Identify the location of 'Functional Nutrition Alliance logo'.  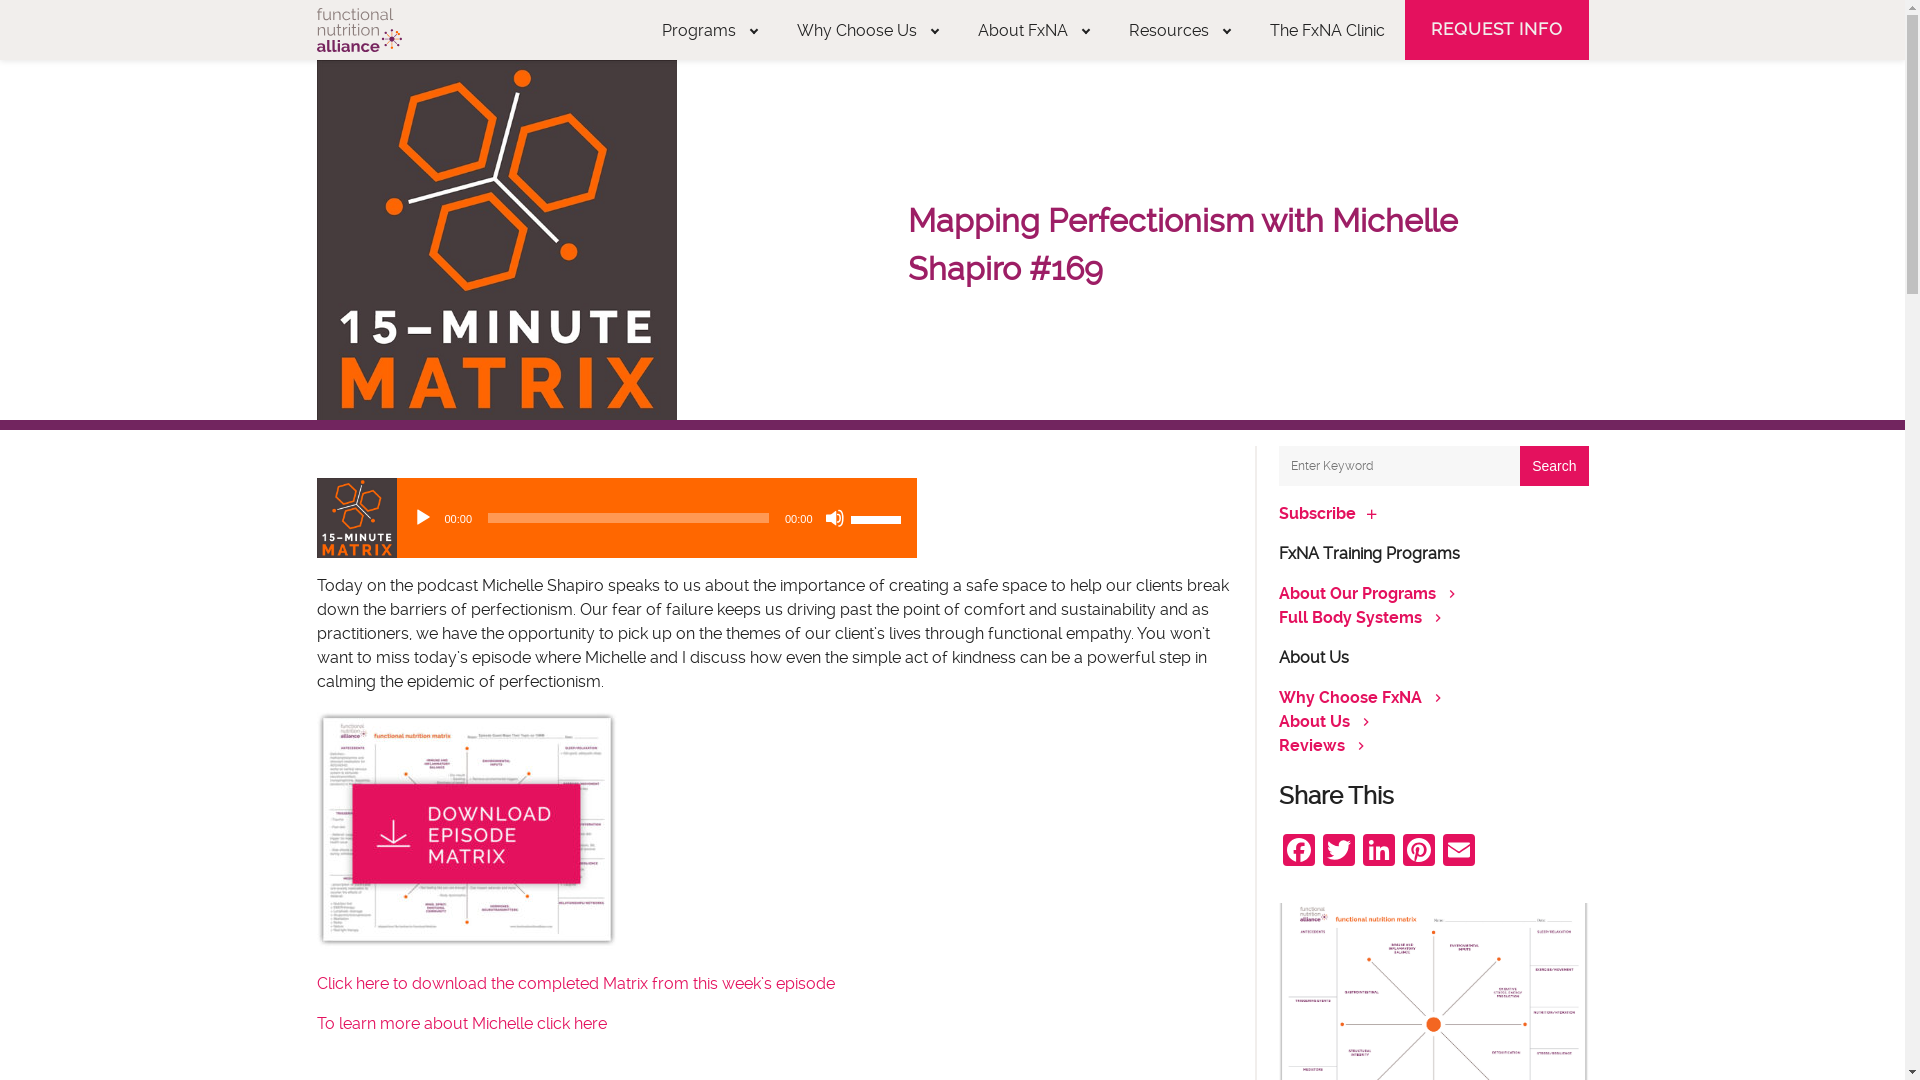
(358, 30).